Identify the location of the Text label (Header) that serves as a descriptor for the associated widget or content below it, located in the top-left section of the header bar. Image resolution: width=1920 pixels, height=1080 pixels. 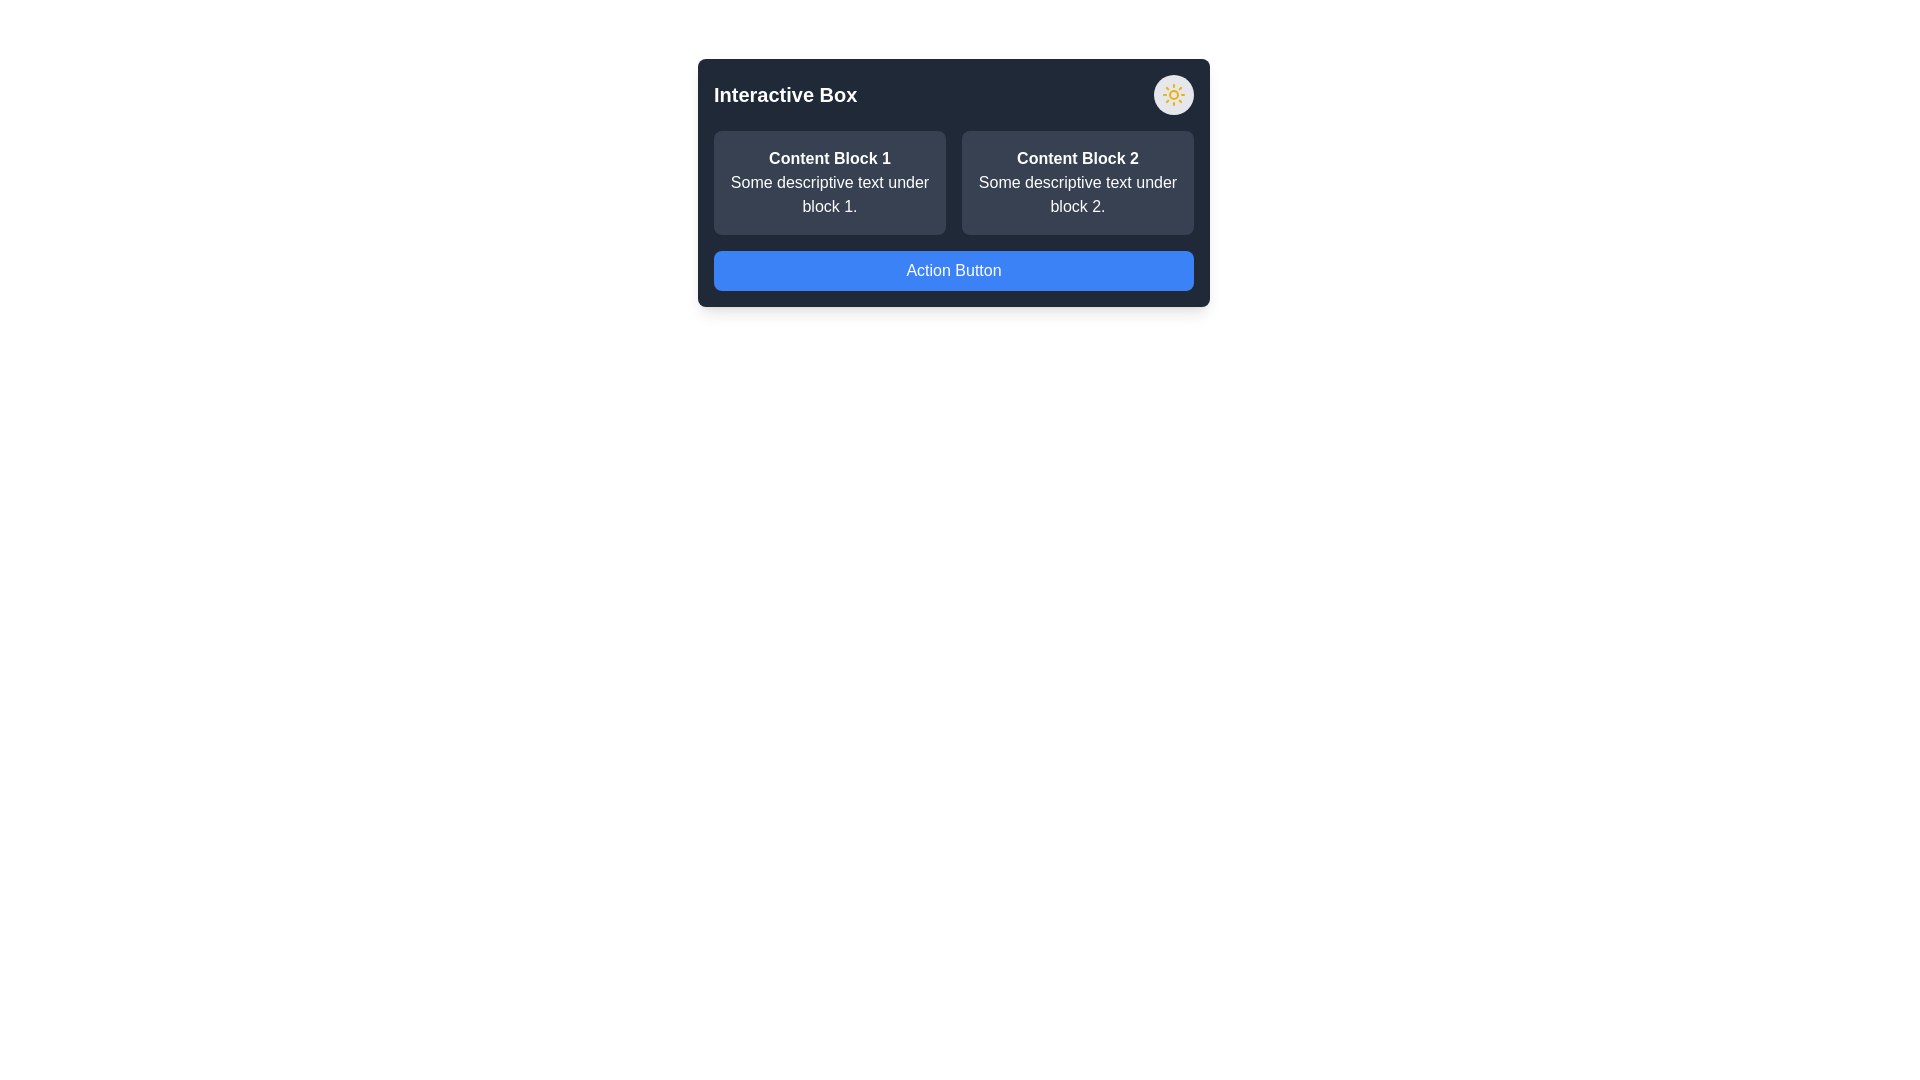
(784, 95).